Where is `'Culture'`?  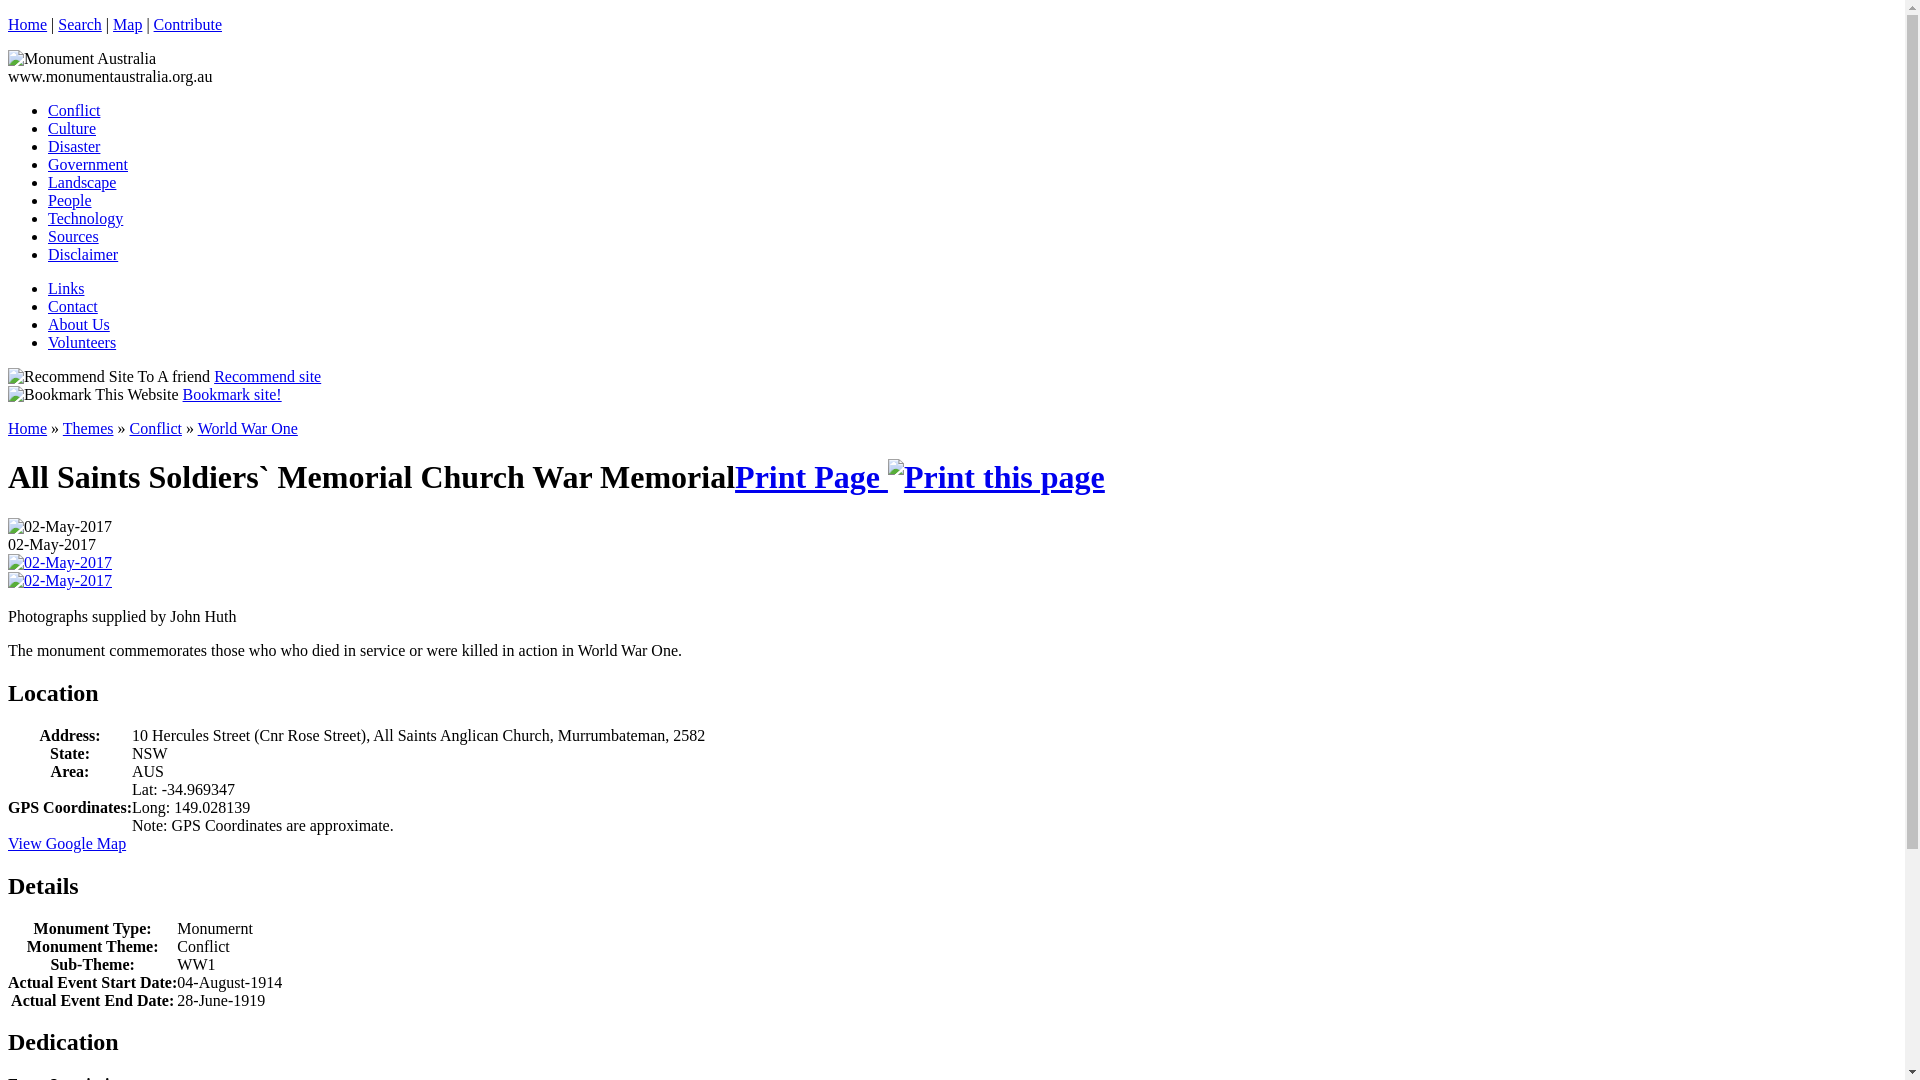 'Culture' is located at coordinates (72, 128).